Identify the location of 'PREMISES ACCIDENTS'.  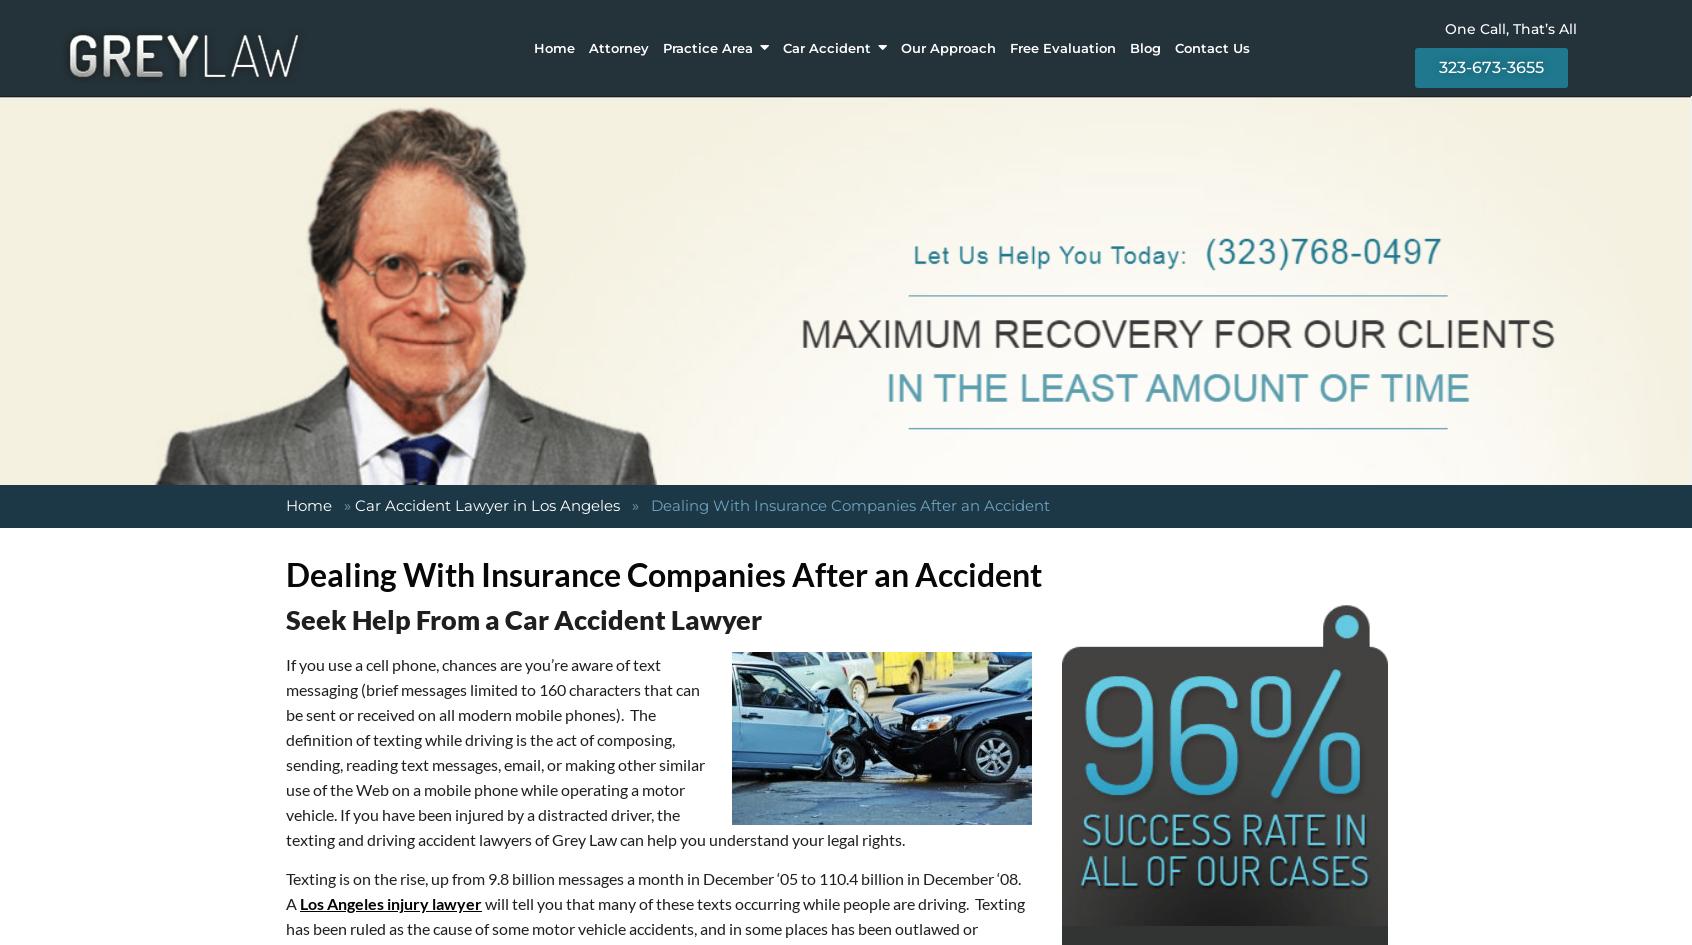
(560, 110).